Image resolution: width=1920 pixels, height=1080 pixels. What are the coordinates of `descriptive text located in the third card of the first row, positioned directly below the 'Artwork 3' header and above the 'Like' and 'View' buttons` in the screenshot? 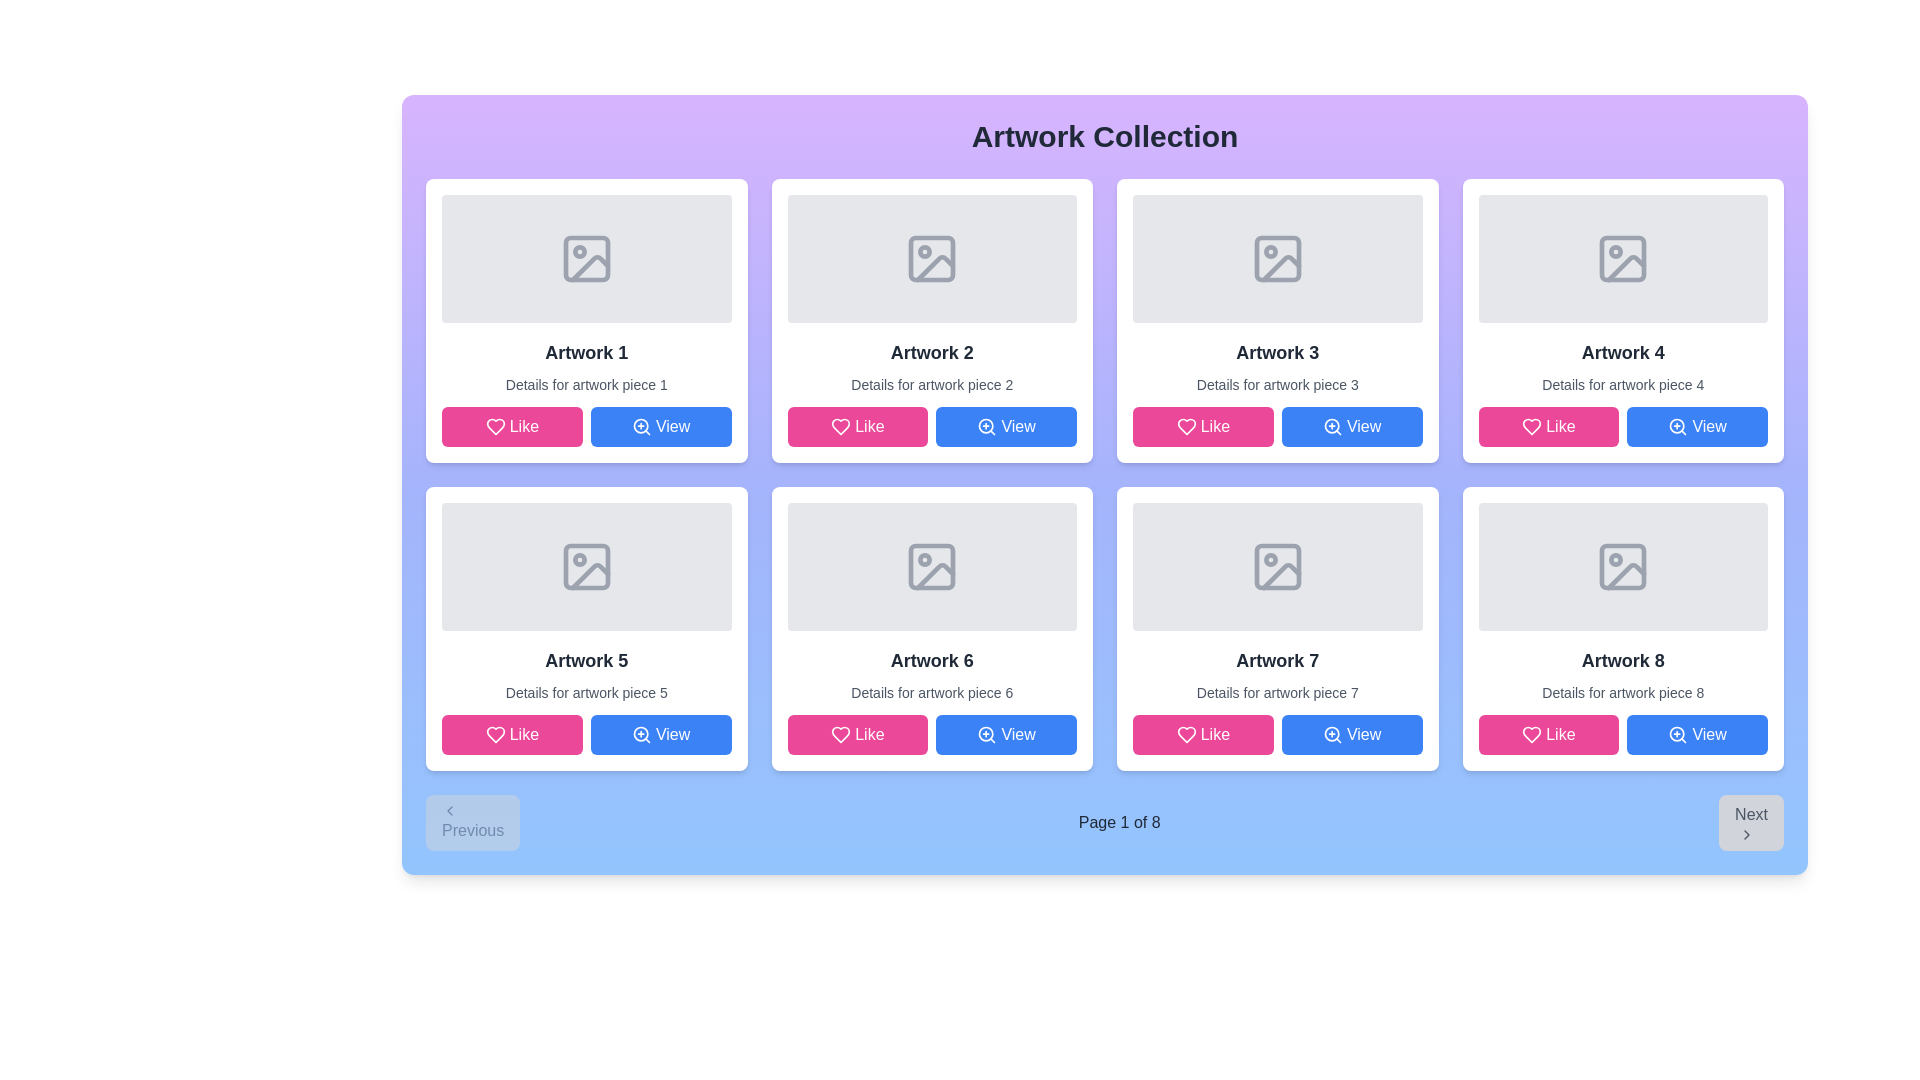 It's located at (1276, 385).